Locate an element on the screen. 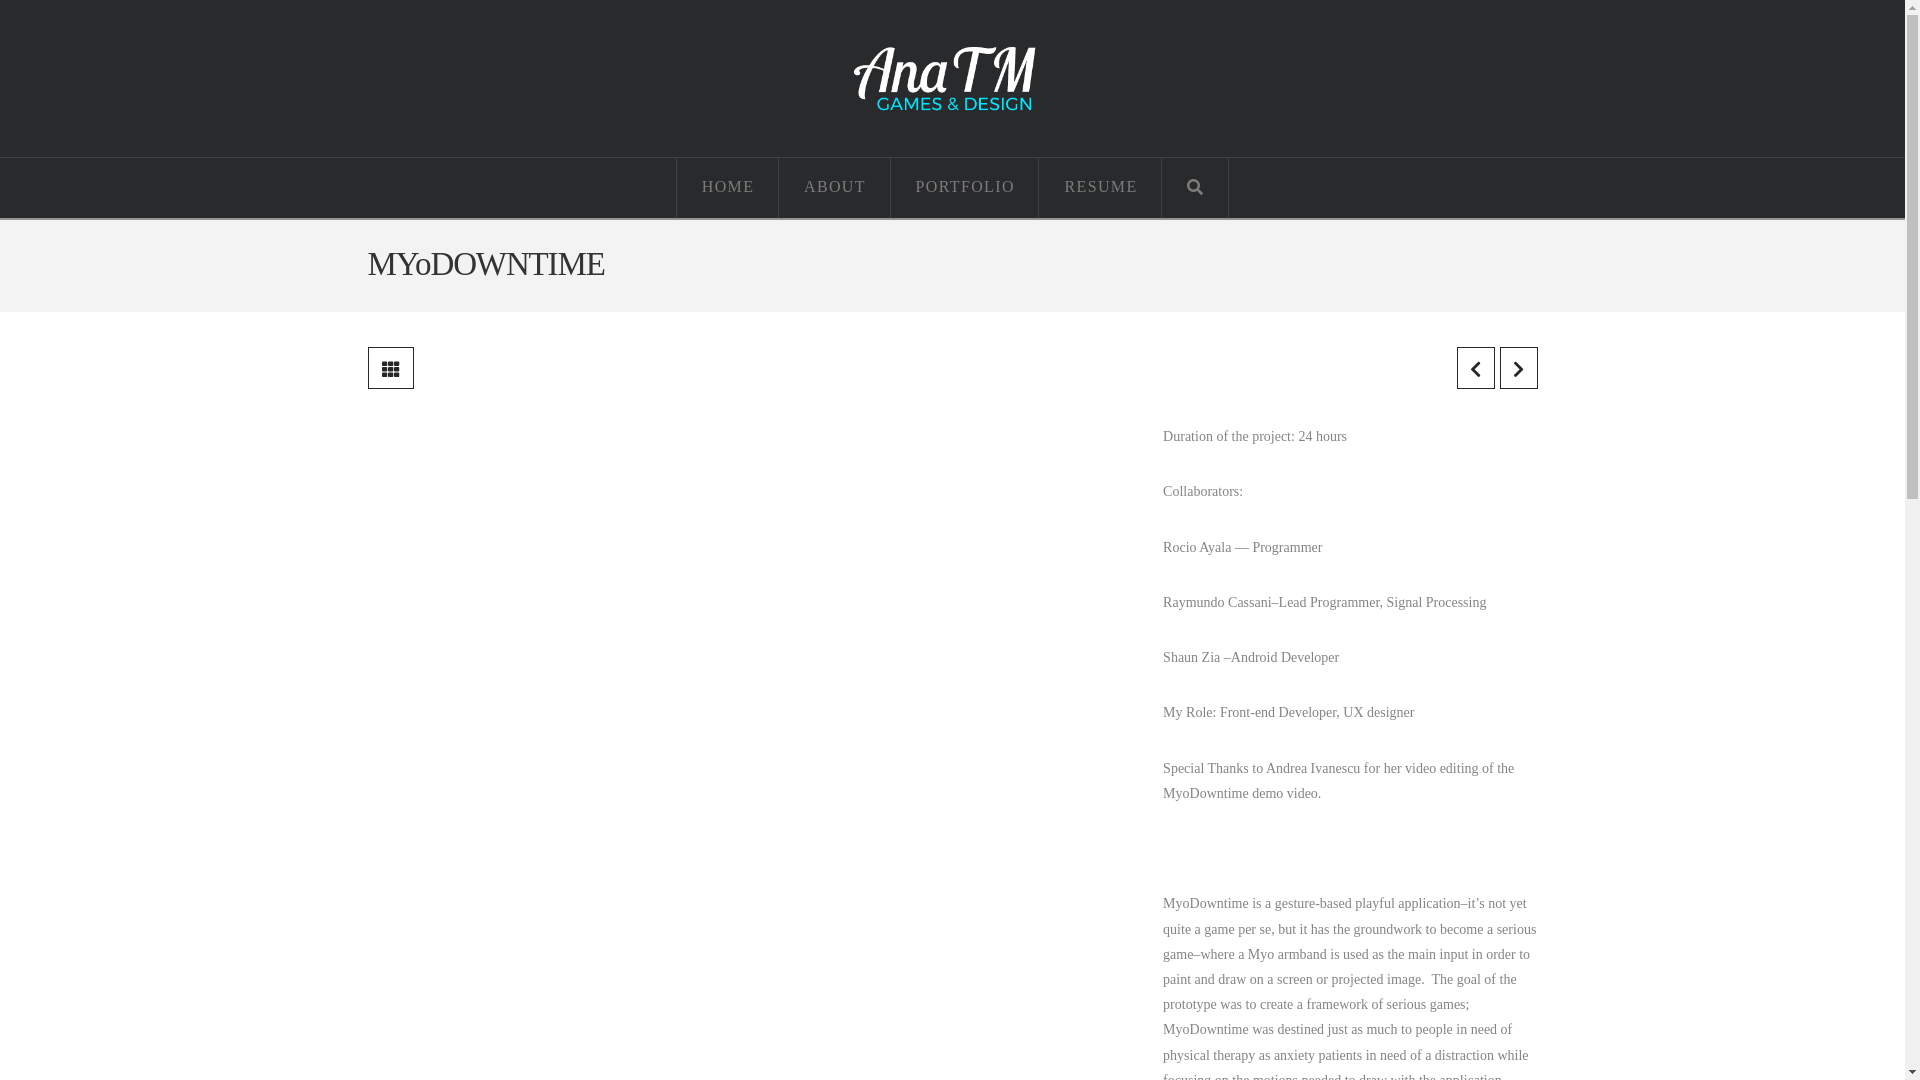  'HOME' is located at coordinates (676, 188).